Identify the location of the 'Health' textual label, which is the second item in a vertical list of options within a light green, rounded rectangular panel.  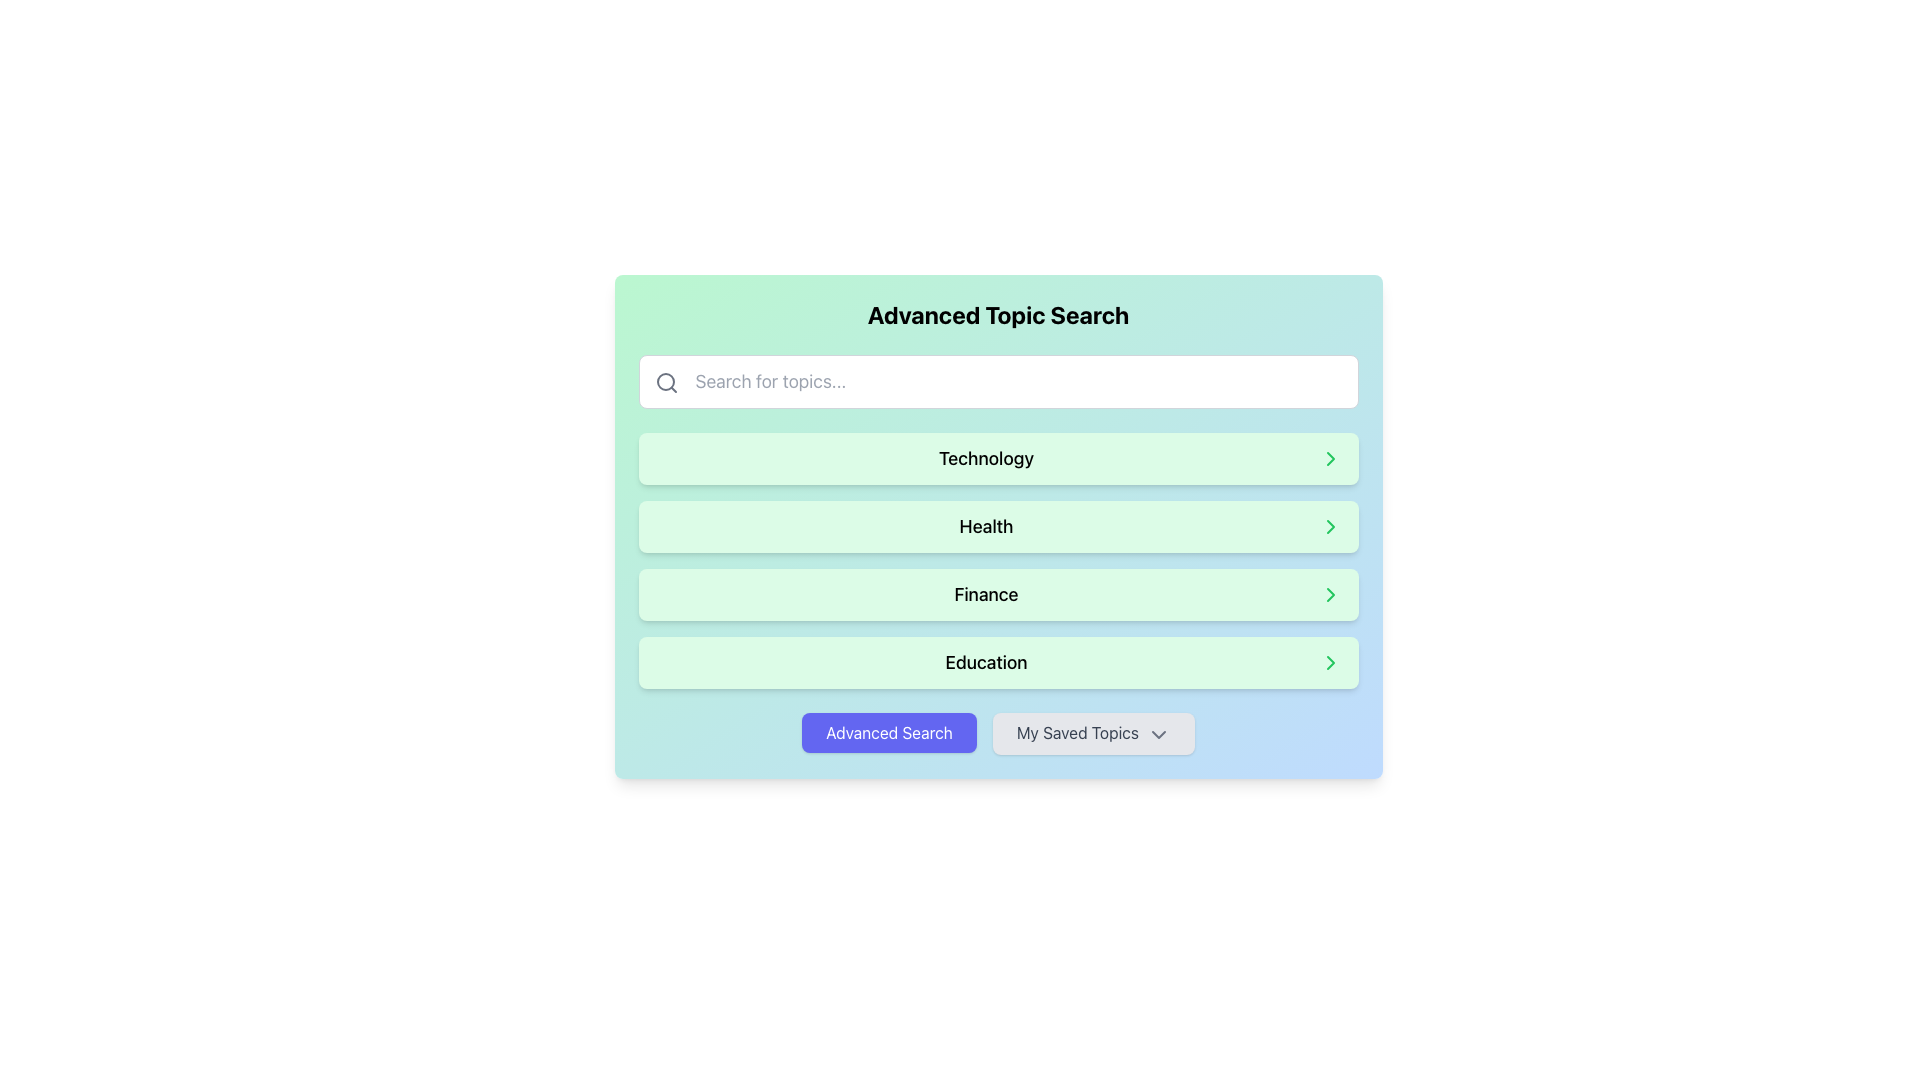
(986, 526).